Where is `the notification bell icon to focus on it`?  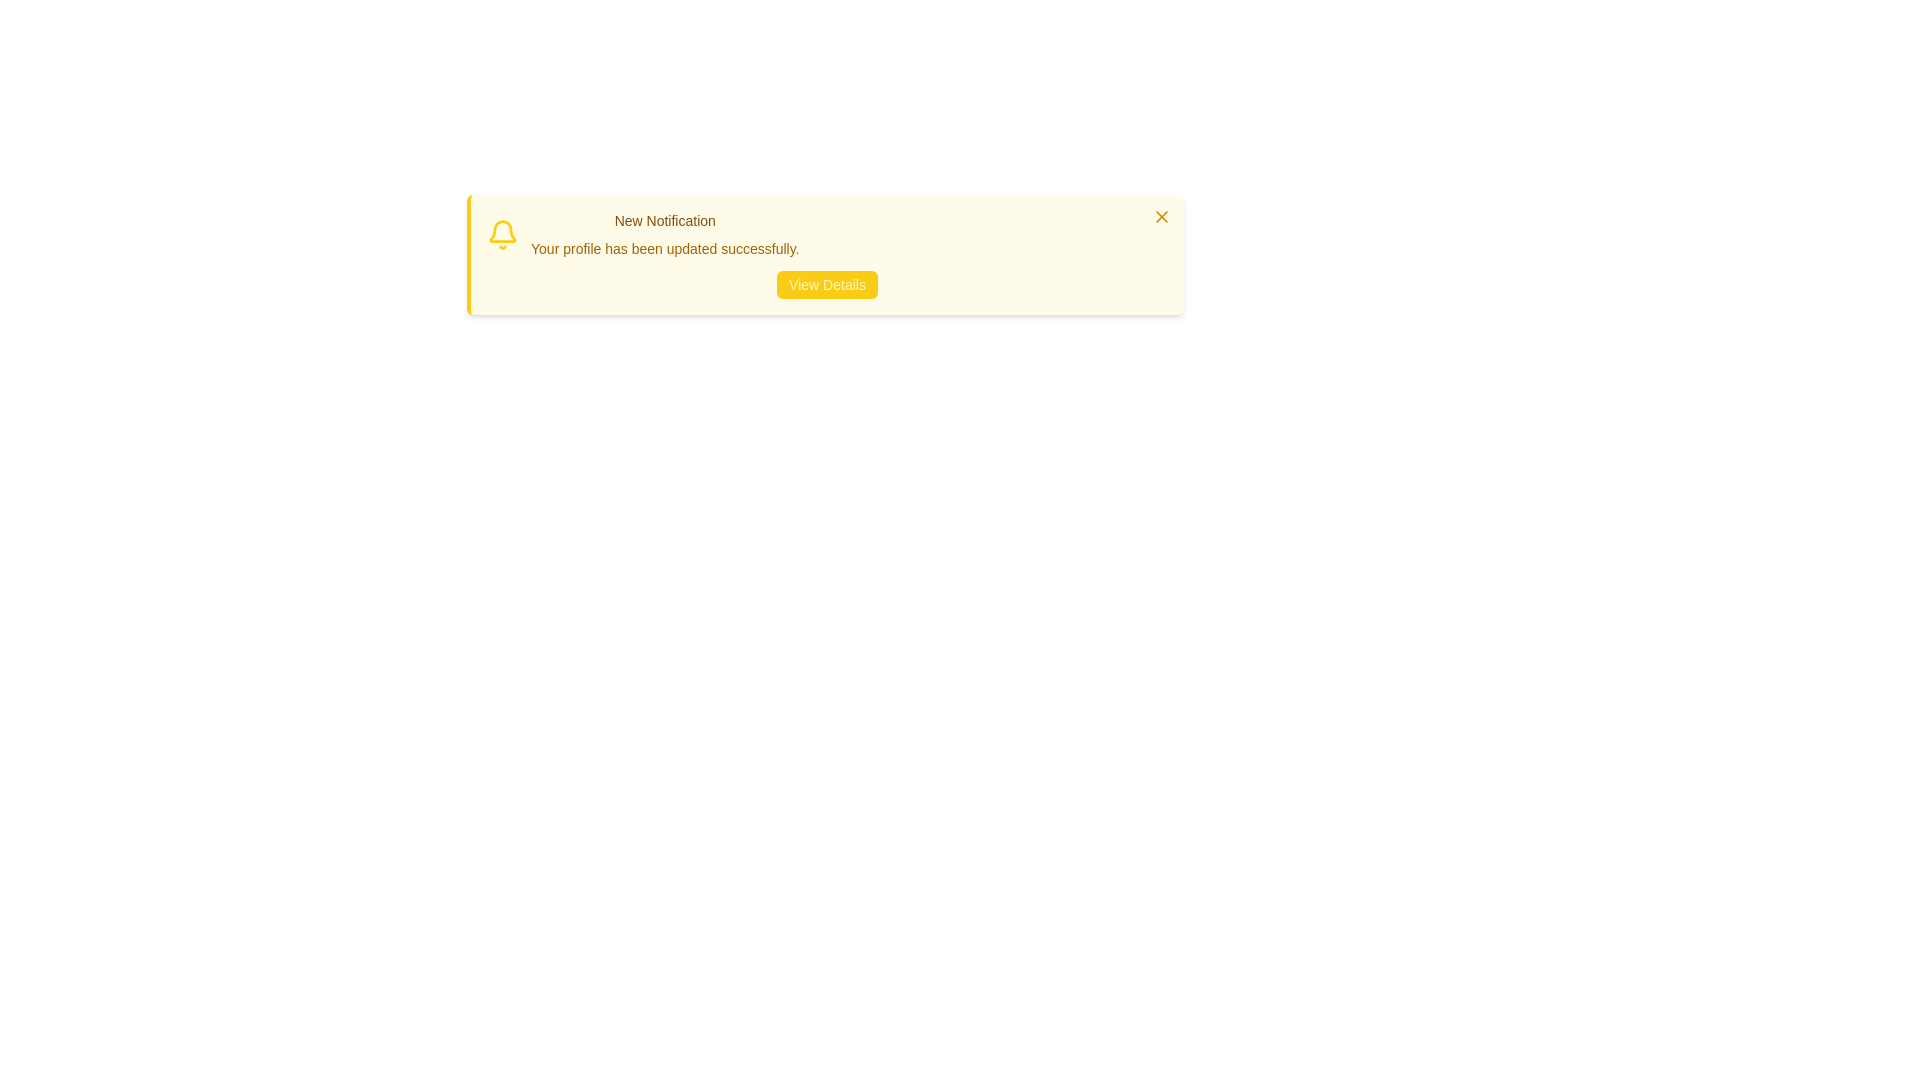 the notification bell icon to focus on it is located at coordinates (503, 234).